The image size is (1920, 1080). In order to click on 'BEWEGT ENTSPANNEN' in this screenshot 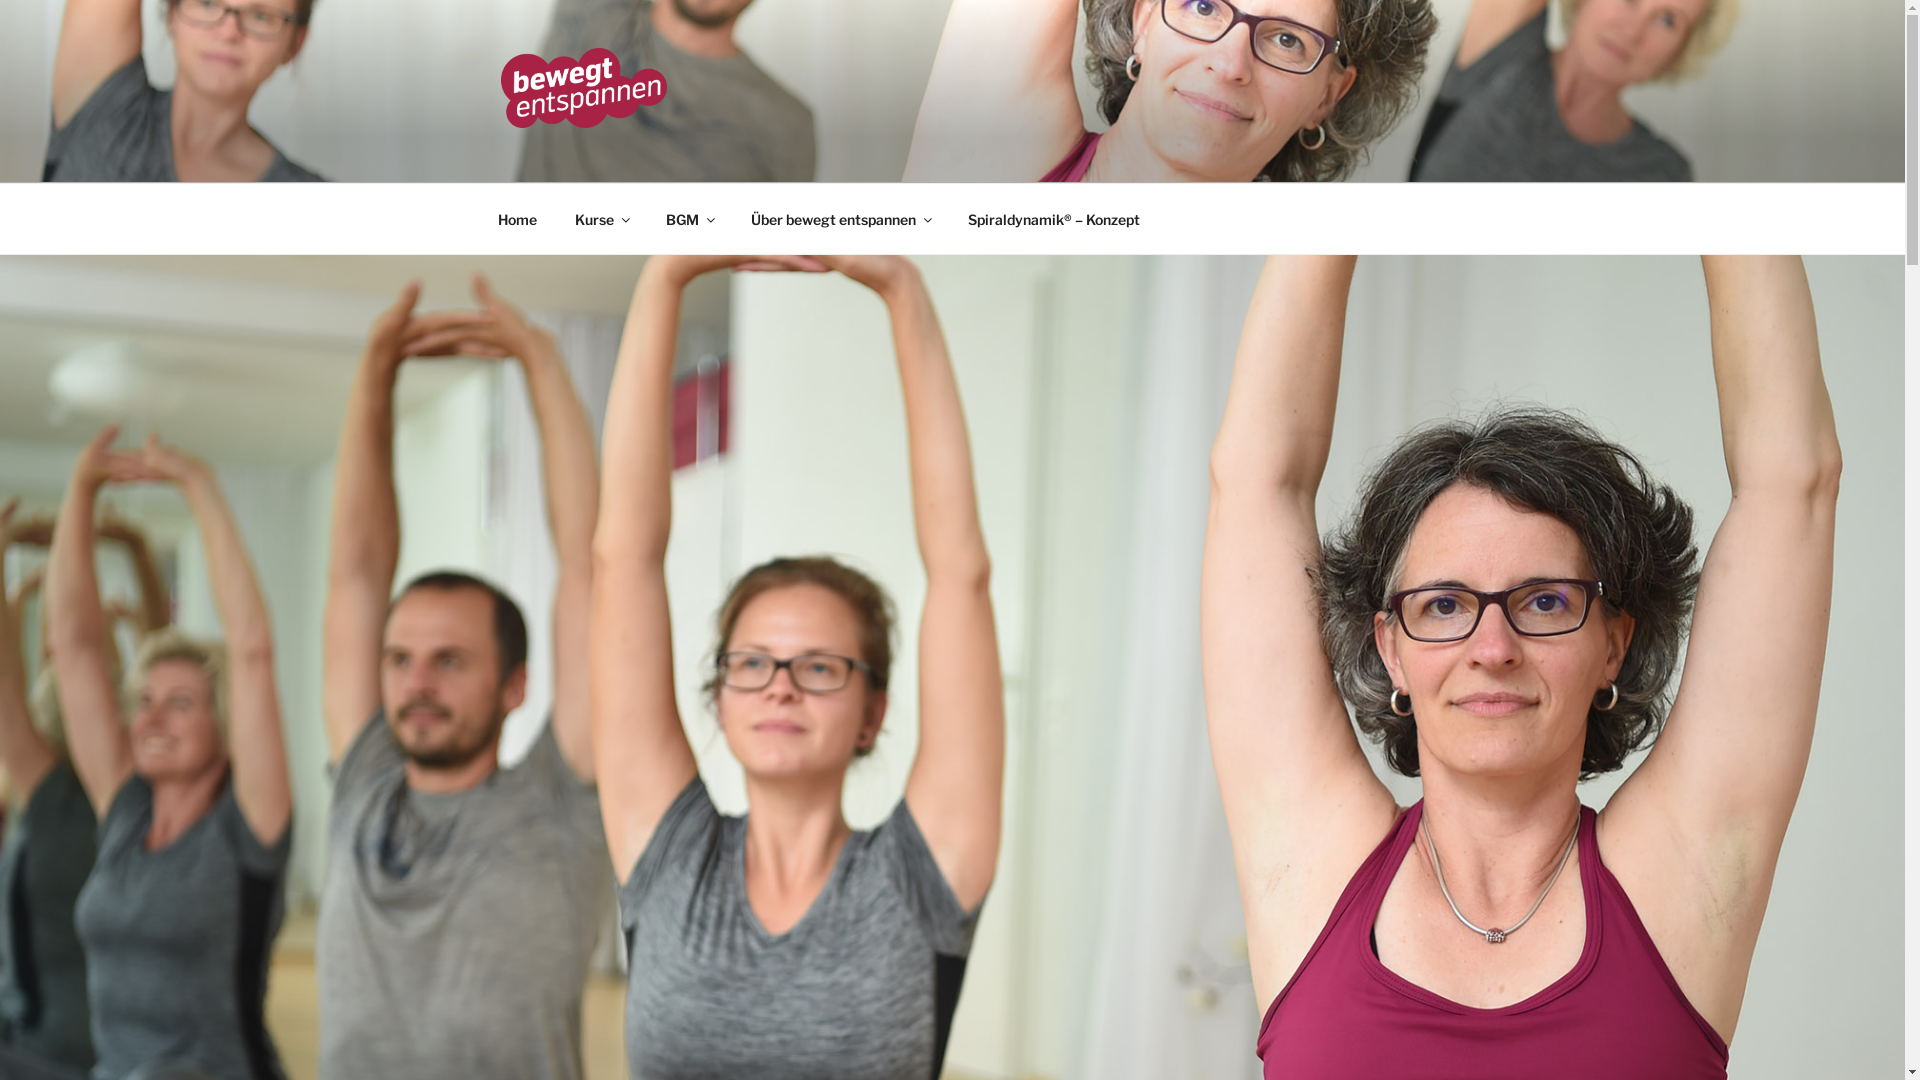, I will do `click(735, 156)`.